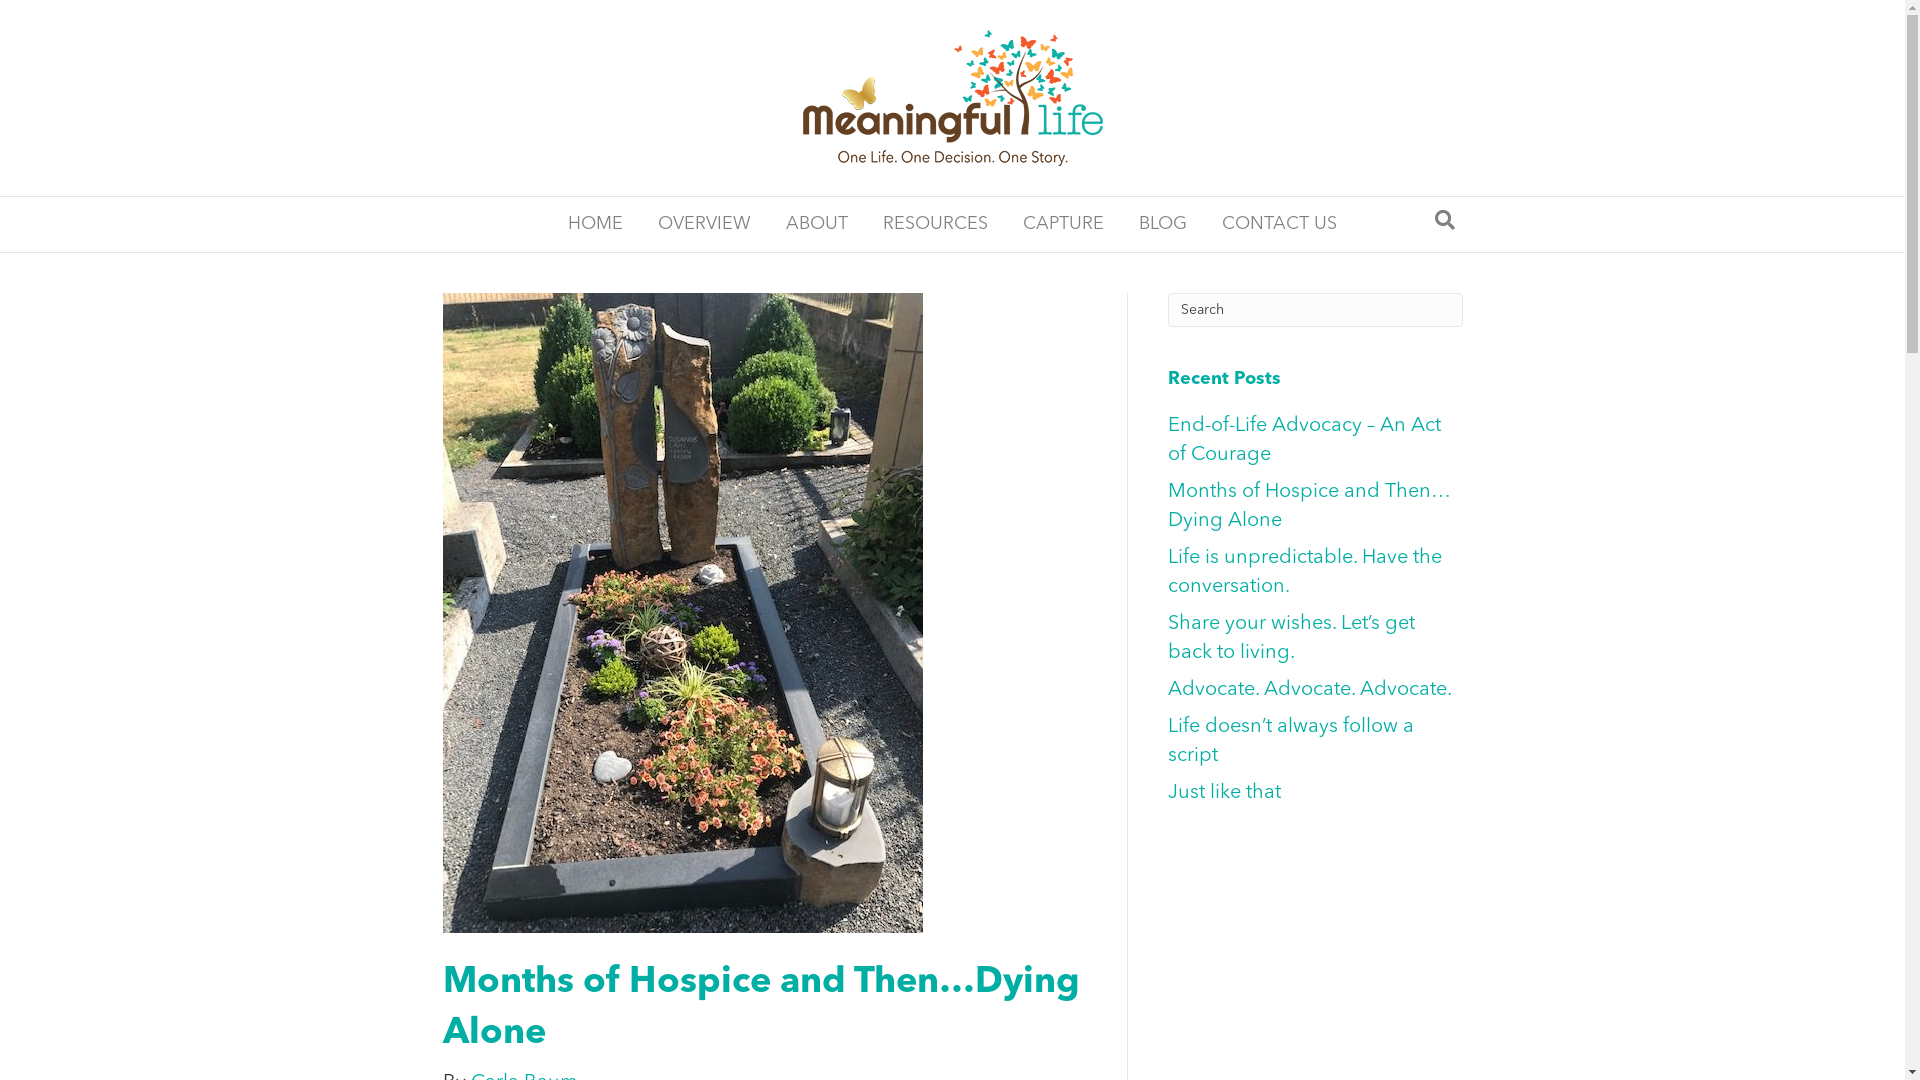 The image size is (1920, 1080). Describe the element at coordinates (1223, 792) in the screenshot. I see `'Just like that'` at that location.